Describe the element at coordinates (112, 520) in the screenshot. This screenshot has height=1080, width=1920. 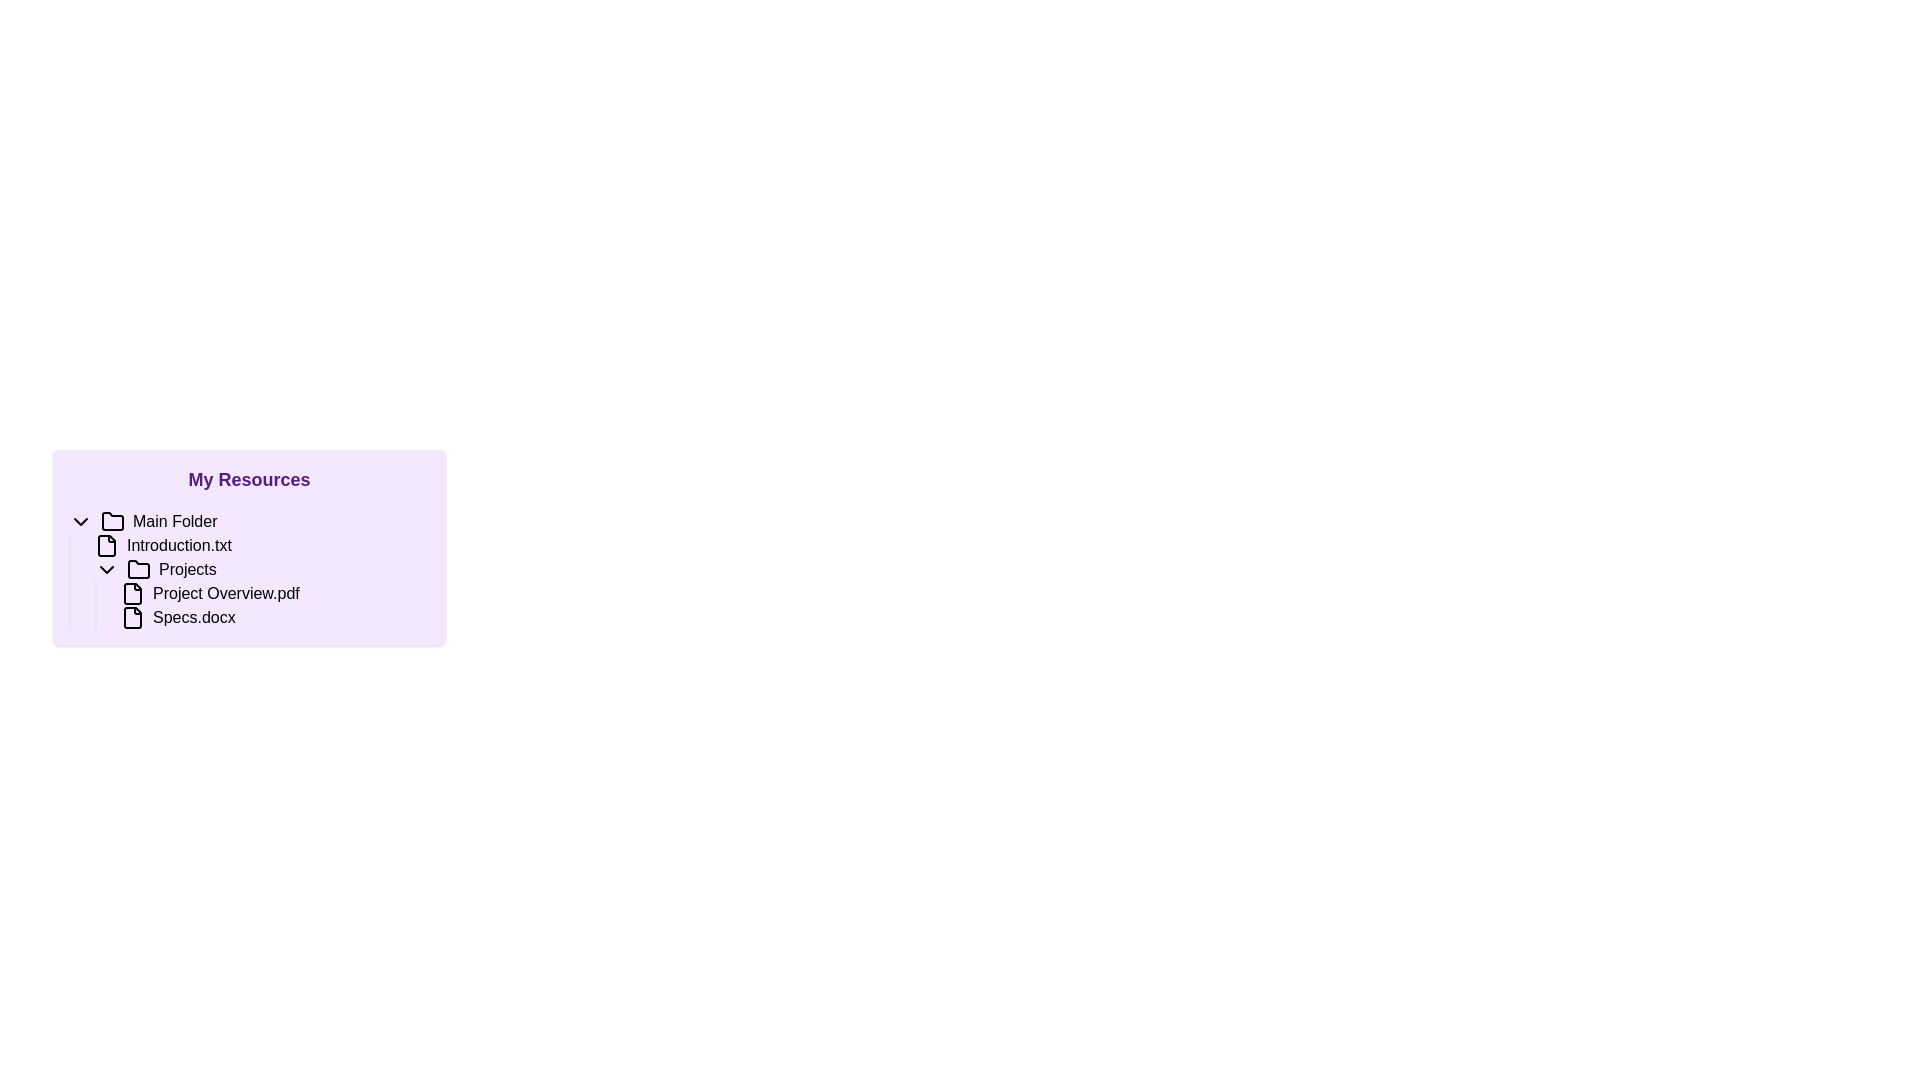
I see `the 'Main Folder' icon, which is a pictorial representation of a folder located under 'My Resources'` at that location.